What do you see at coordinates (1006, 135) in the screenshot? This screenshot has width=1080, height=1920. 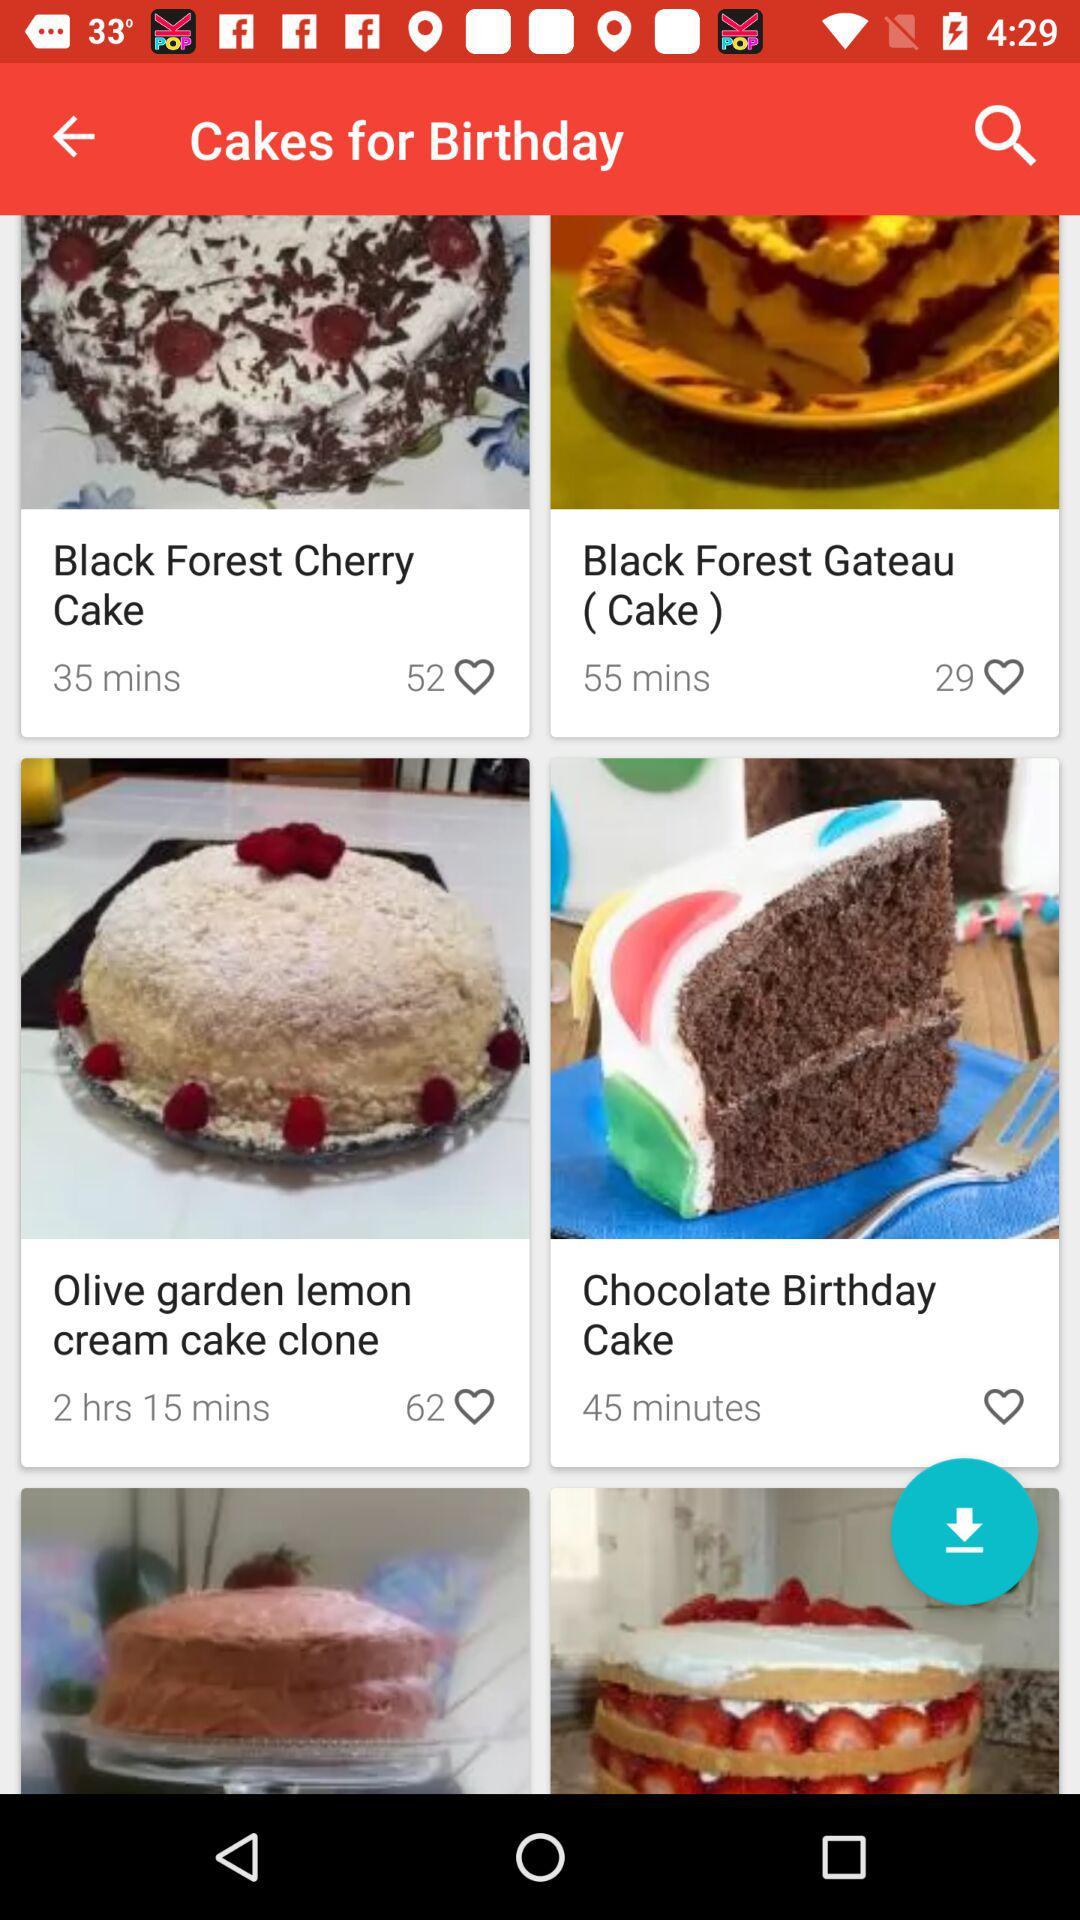 I see `item next to cakes for birthday item` at bounding box center [1006, 135].